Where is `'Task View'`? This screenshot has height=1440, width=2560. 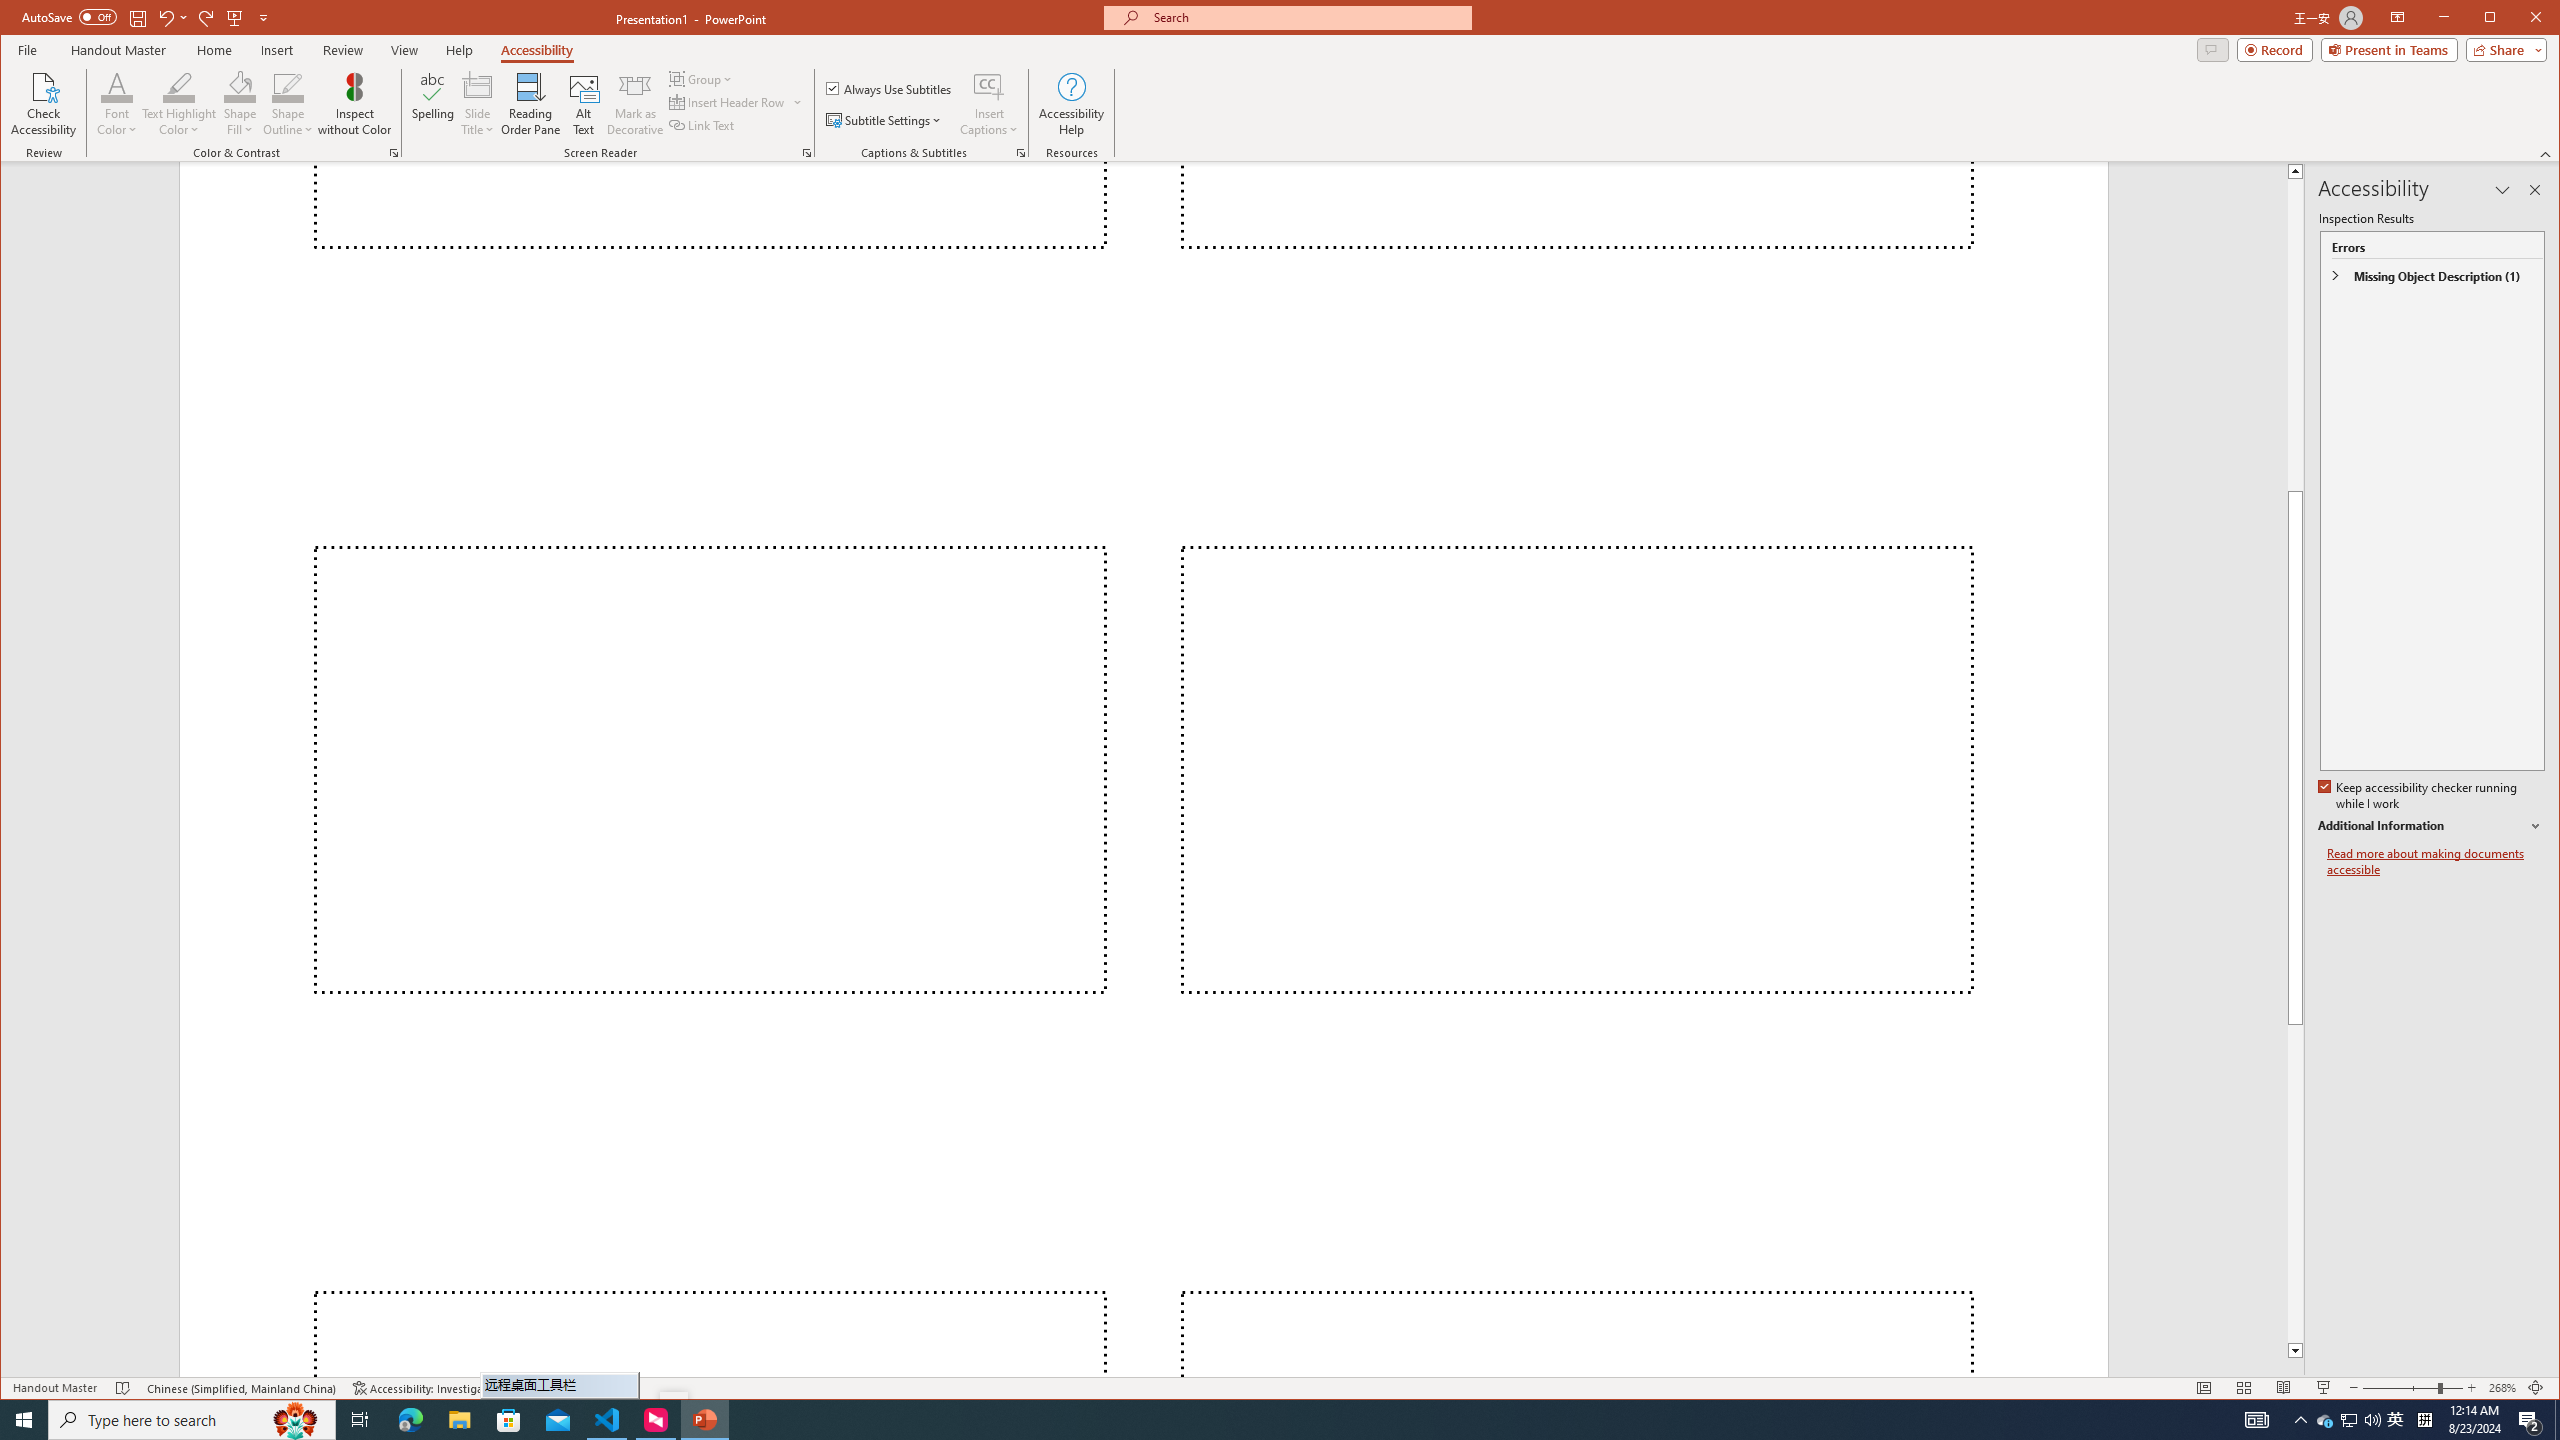 'Task View' is located at coordinates (358, 1418).